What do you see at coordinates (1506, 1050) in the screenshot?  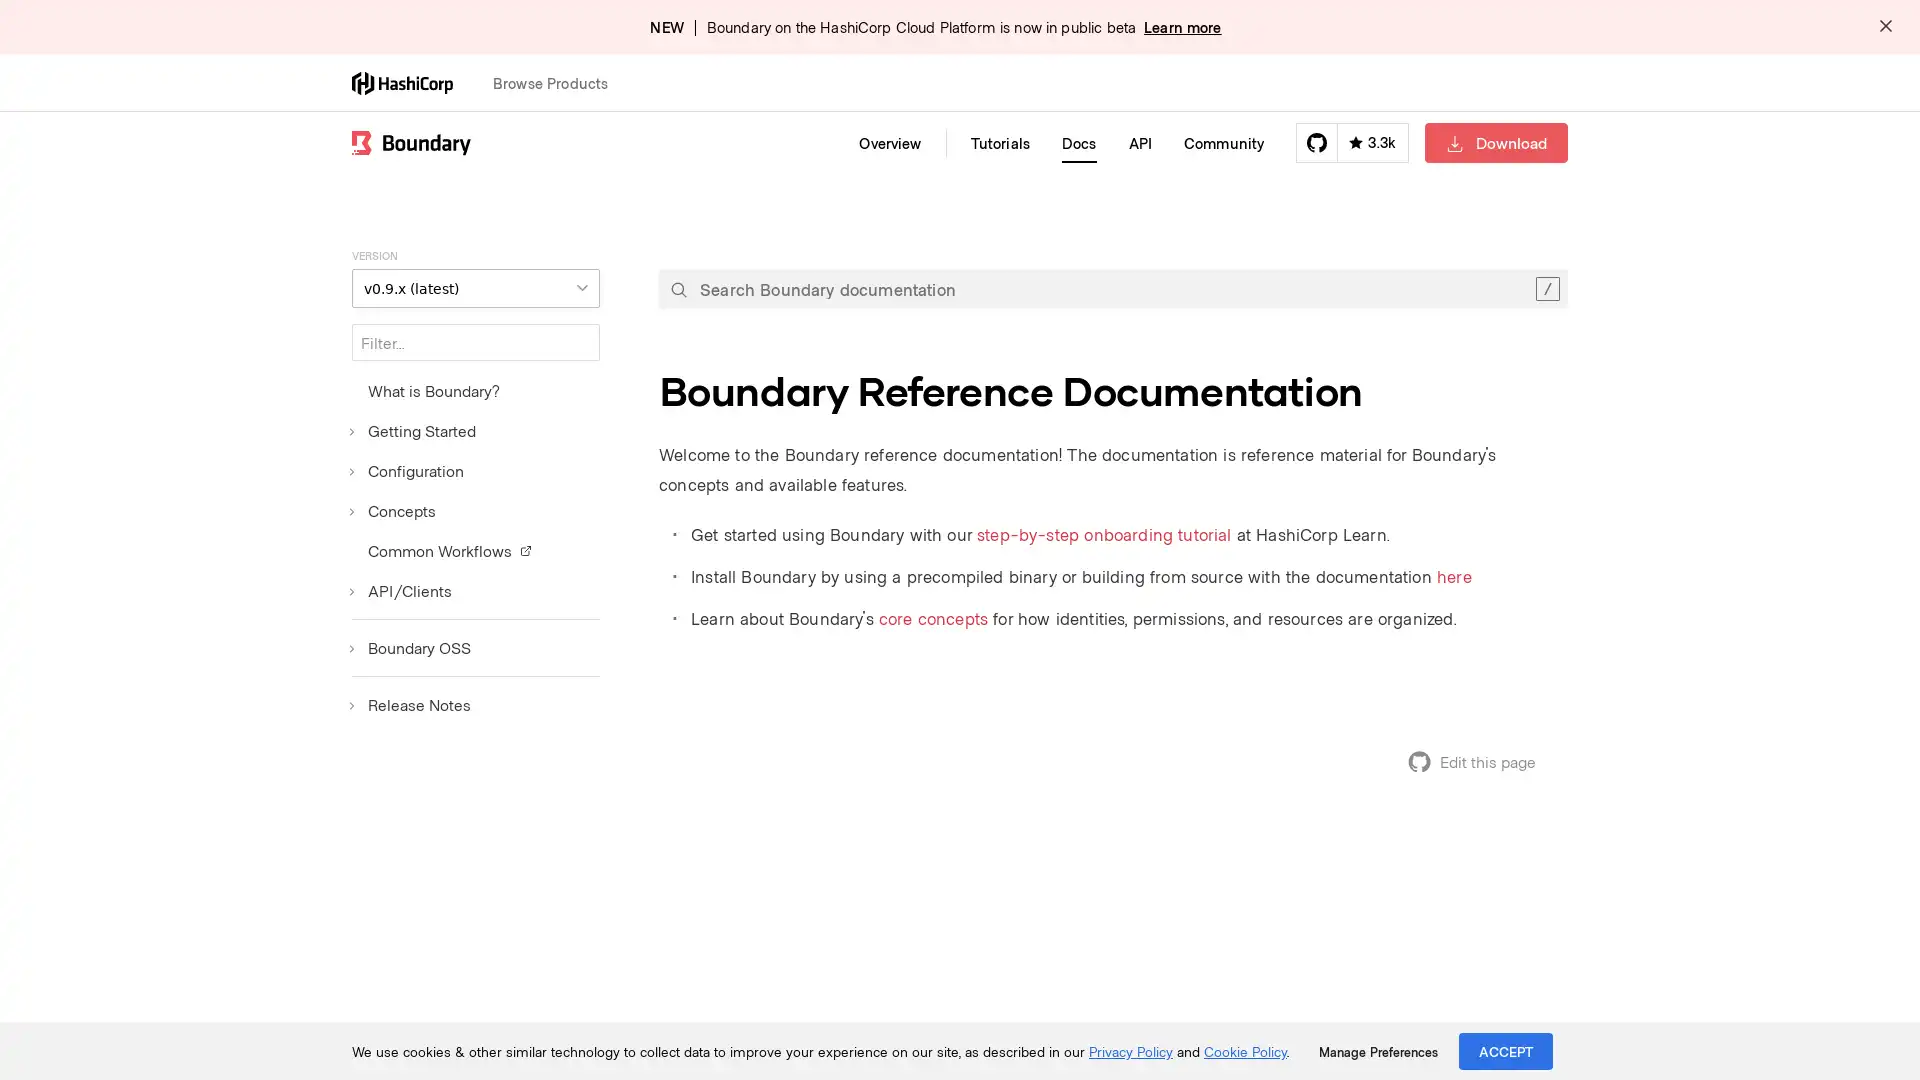 I see `ACCEPT` at bounding box center [1506, 1050].